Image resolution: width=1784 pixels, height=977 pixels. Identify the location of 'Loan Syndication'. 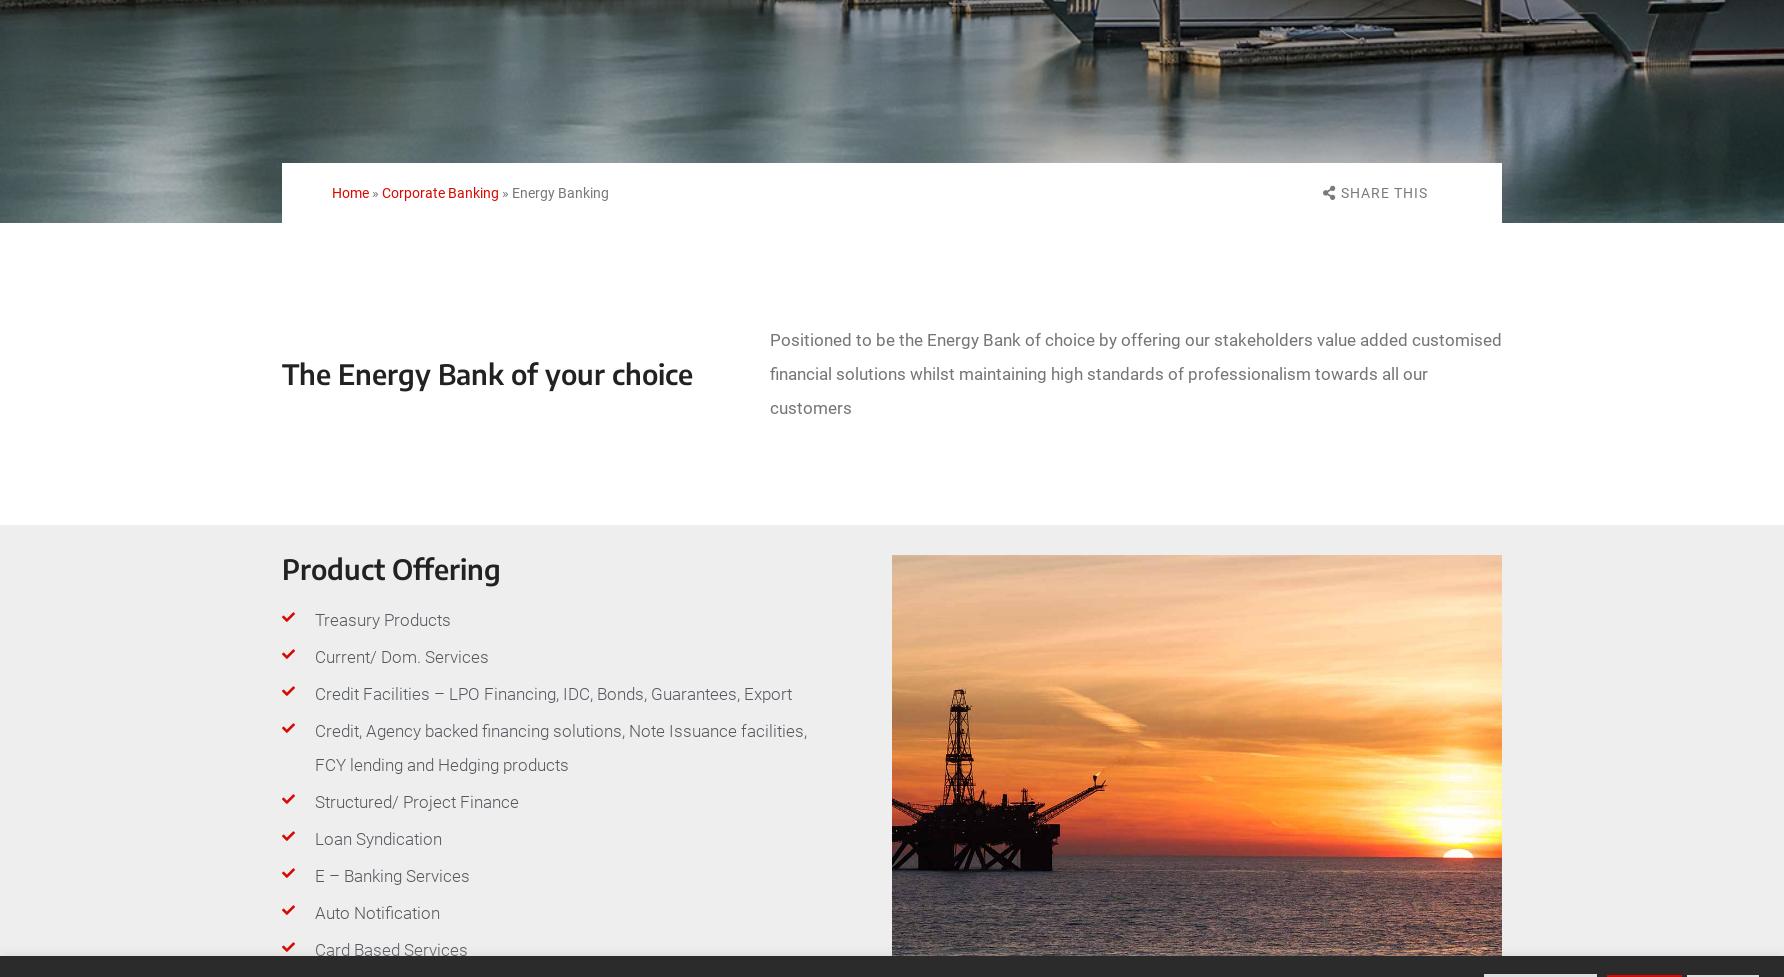
(315, 838).